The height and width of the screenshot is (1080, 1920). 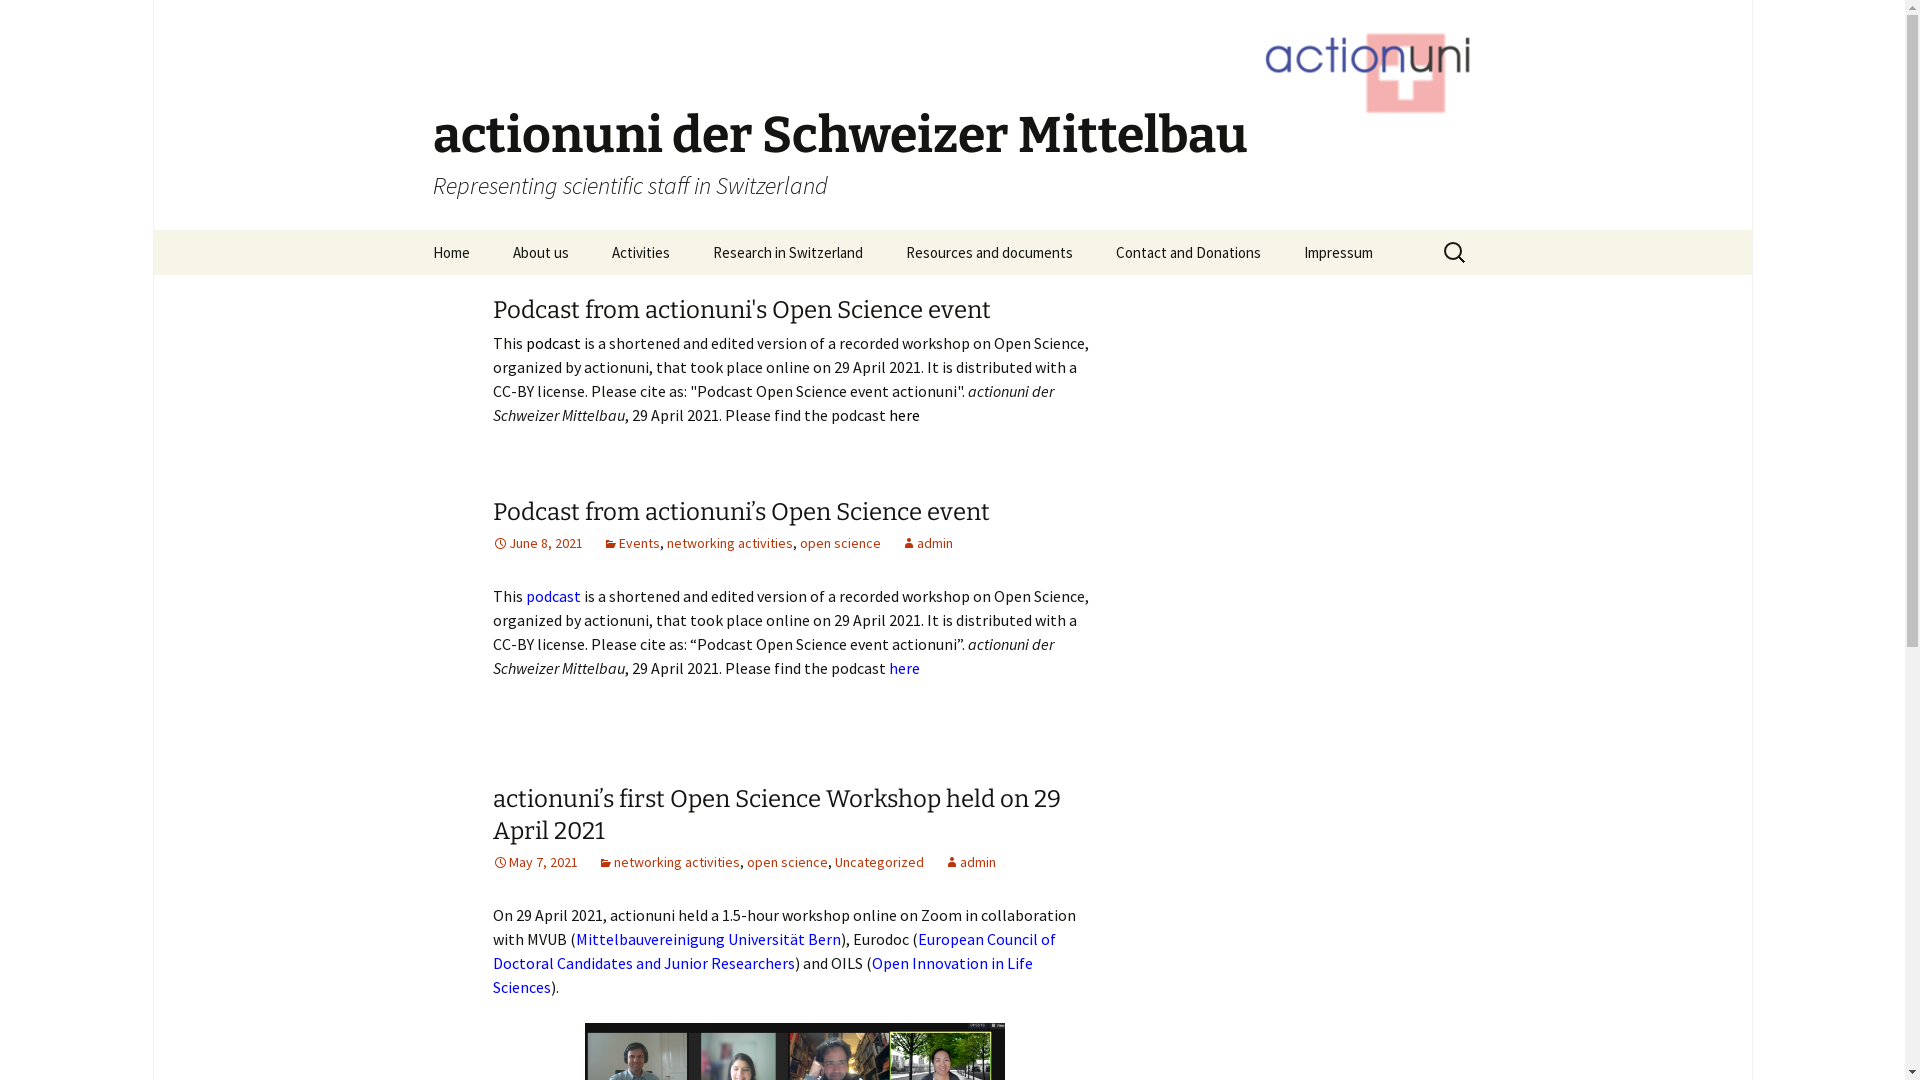 What do you see at coordinates (629, 543) in the screenshot?
I see `'Events'` at bounding box center [629, 543].